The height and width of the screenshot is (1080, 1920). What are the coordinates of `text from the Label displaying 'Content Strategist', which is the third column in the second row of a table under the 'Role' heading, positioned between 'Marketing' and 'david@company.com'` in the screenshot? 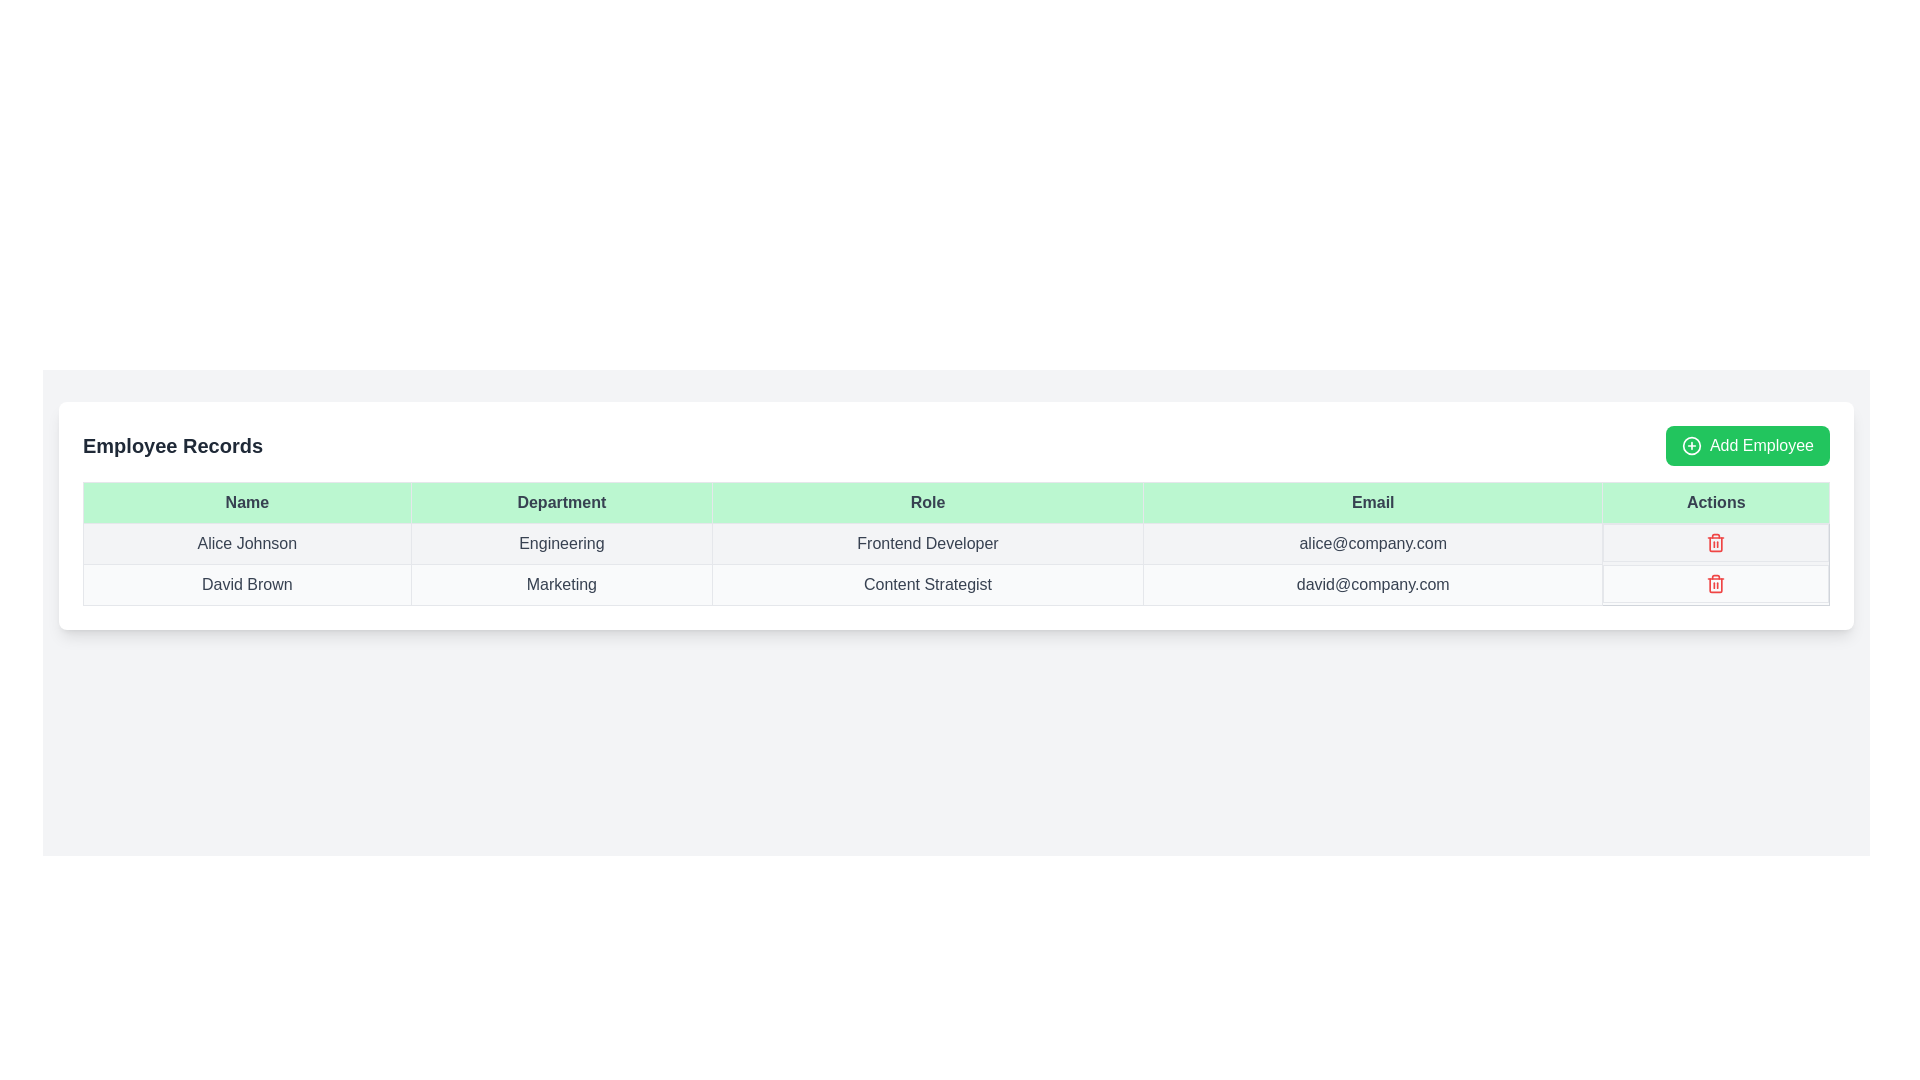 It's located at (926, 585).